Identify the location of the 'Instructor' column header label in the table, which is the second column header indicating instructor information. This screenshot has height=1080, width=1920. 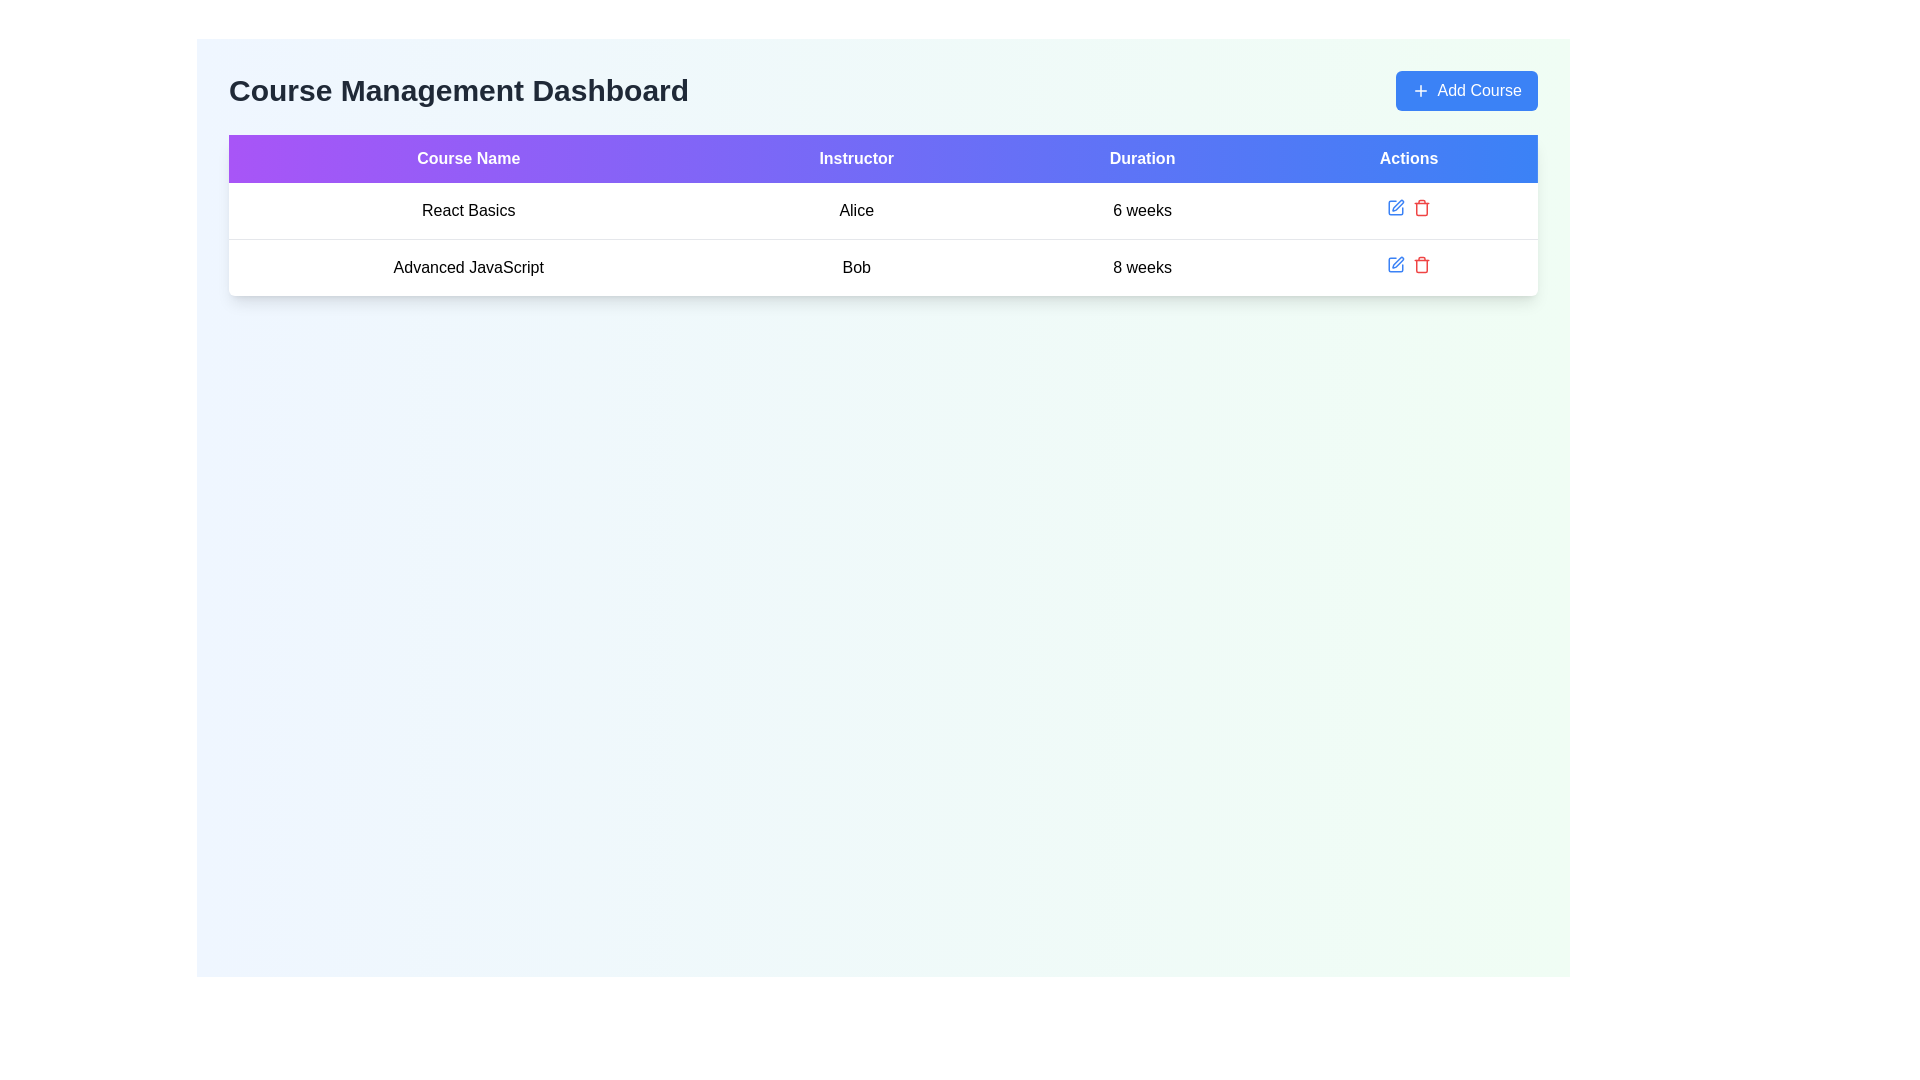
(856, 157).